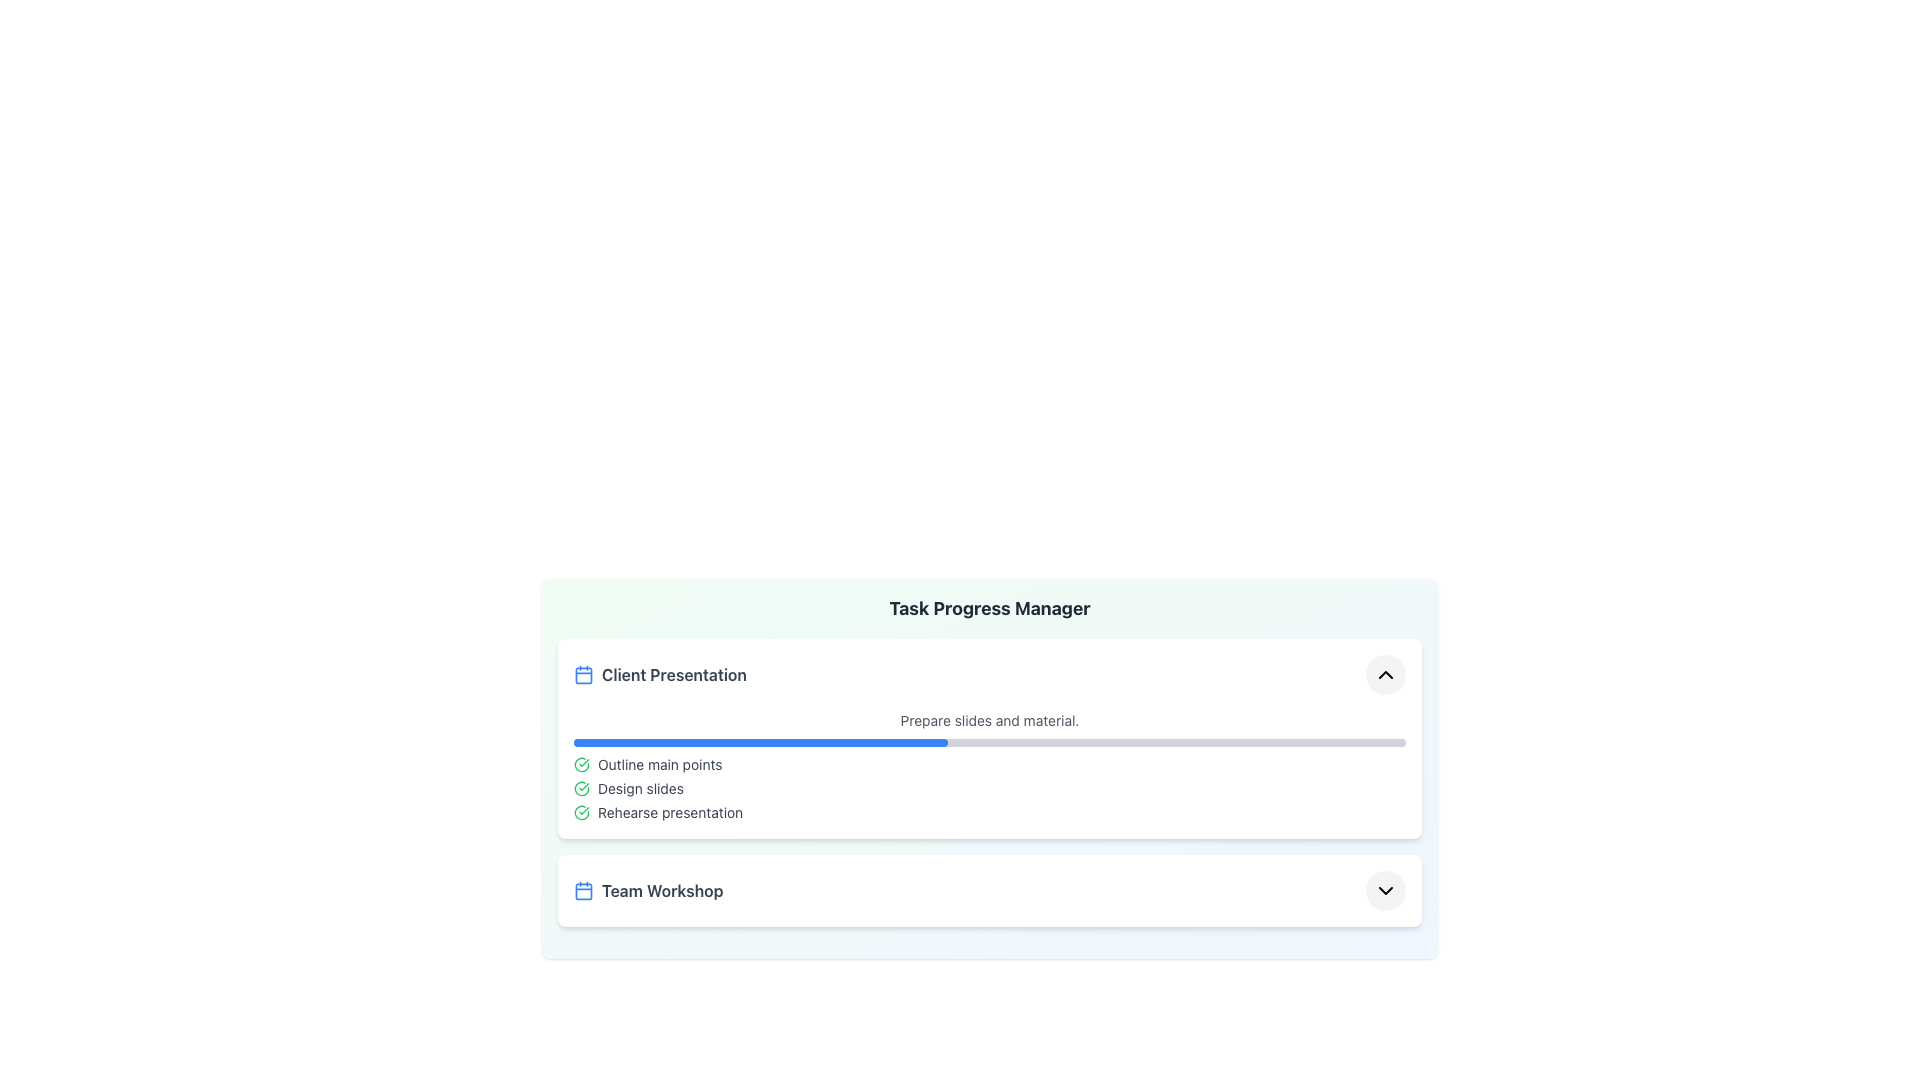  I want to click on the calendar icon representing scheduling functionality, which is located to the left of the 'Team Workshop' text label in the 'Task Progress Manager' card layout, so click(583, 890).